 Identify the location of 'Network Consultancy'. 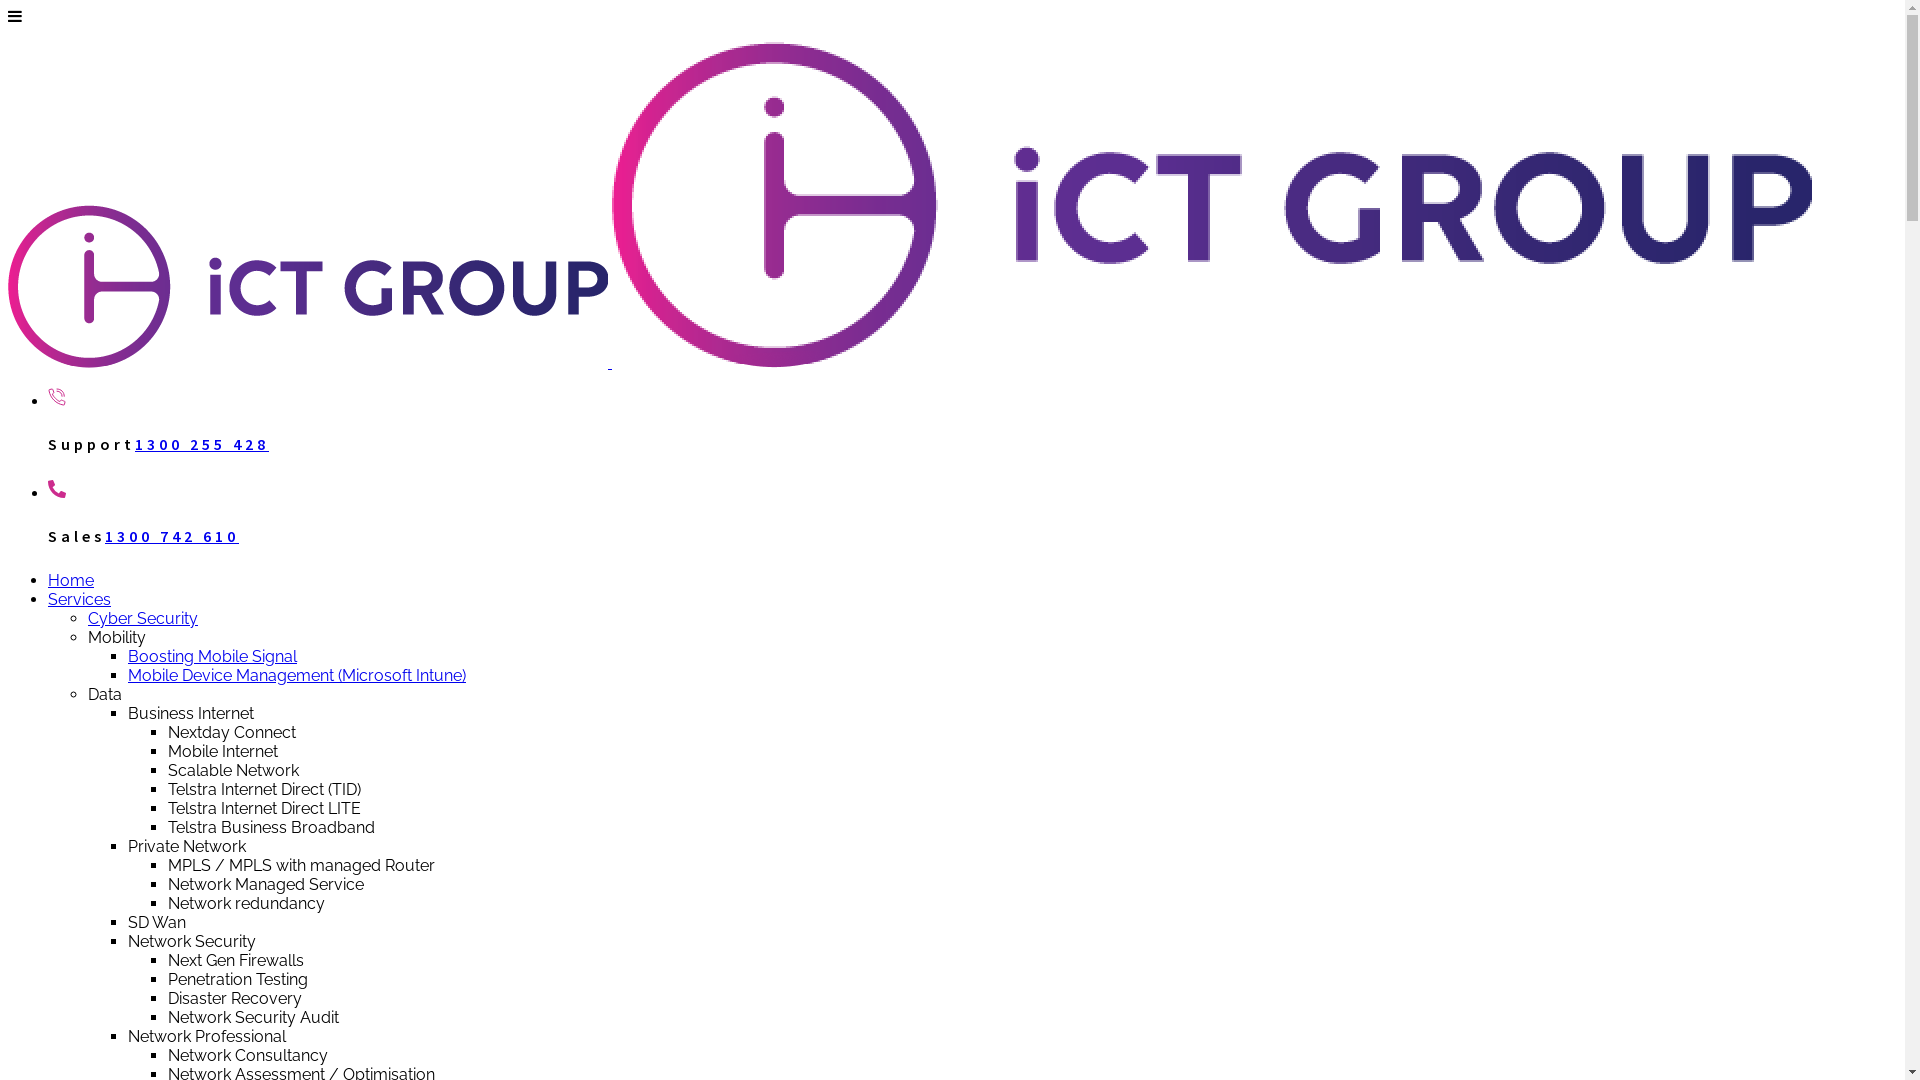
(168, 1054).